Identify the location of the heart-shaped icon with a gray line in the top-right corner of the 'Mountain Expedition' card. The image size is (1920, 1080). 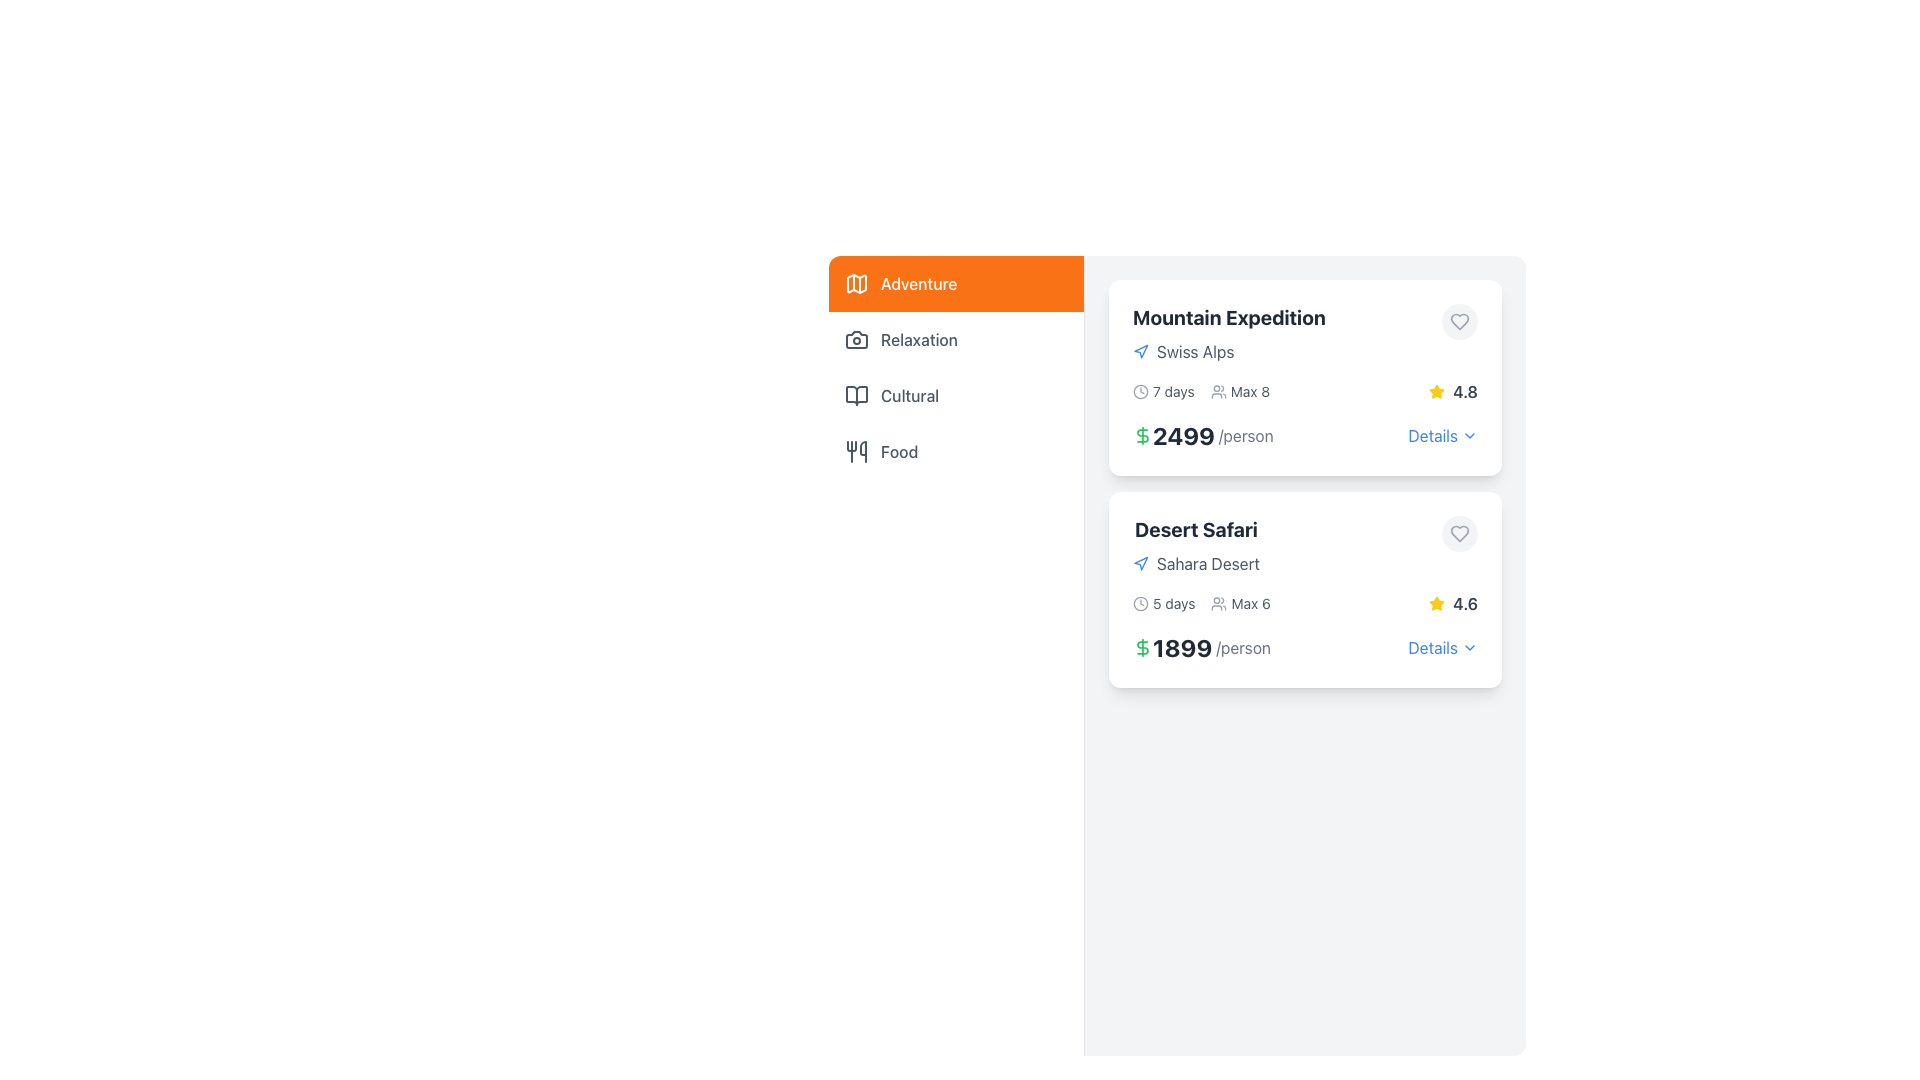
(1459, 320).